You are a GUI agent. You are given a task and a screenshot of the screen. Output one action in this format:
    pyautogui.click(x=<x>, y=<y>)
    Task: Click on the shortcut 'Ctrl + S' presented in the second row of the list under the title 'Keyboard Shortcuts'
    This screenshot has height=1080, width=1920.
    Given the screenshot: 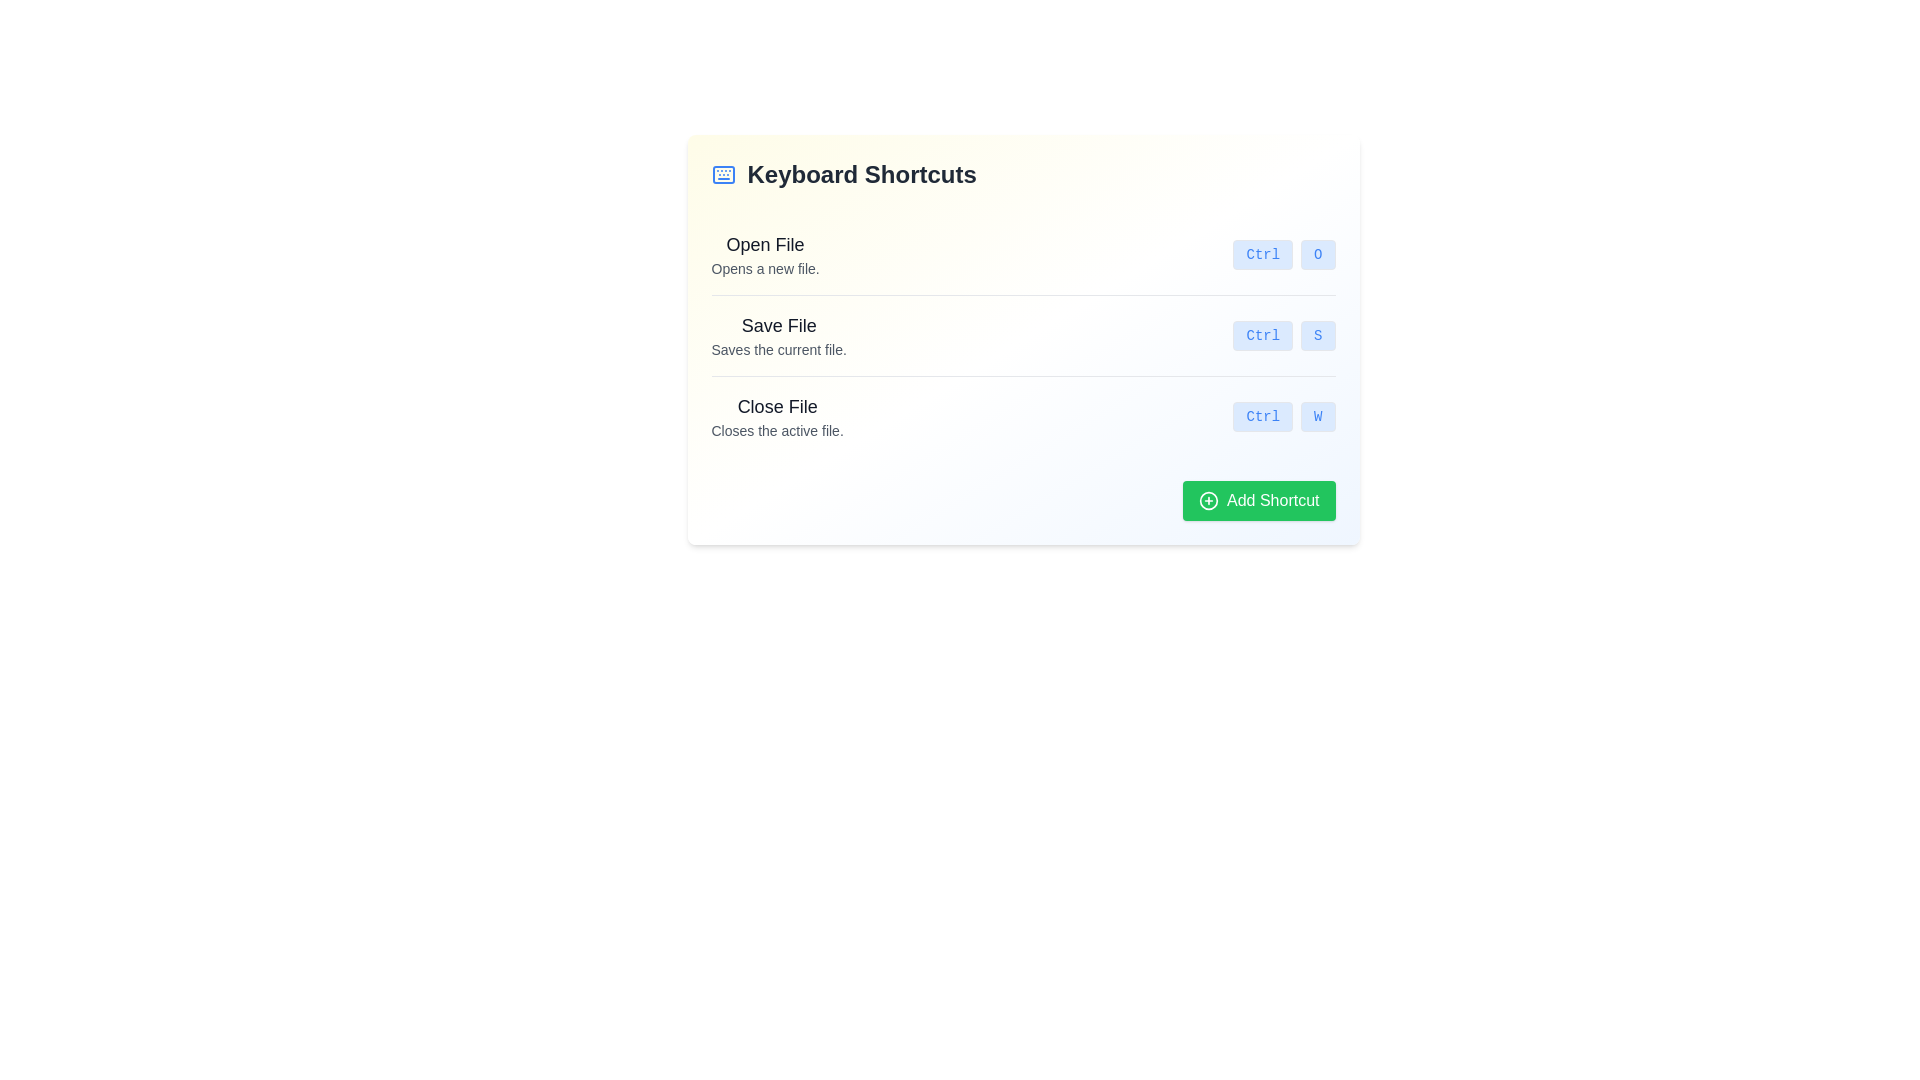 What is the action you would take?
    pyautogui.click(x=1023, y=334)
    